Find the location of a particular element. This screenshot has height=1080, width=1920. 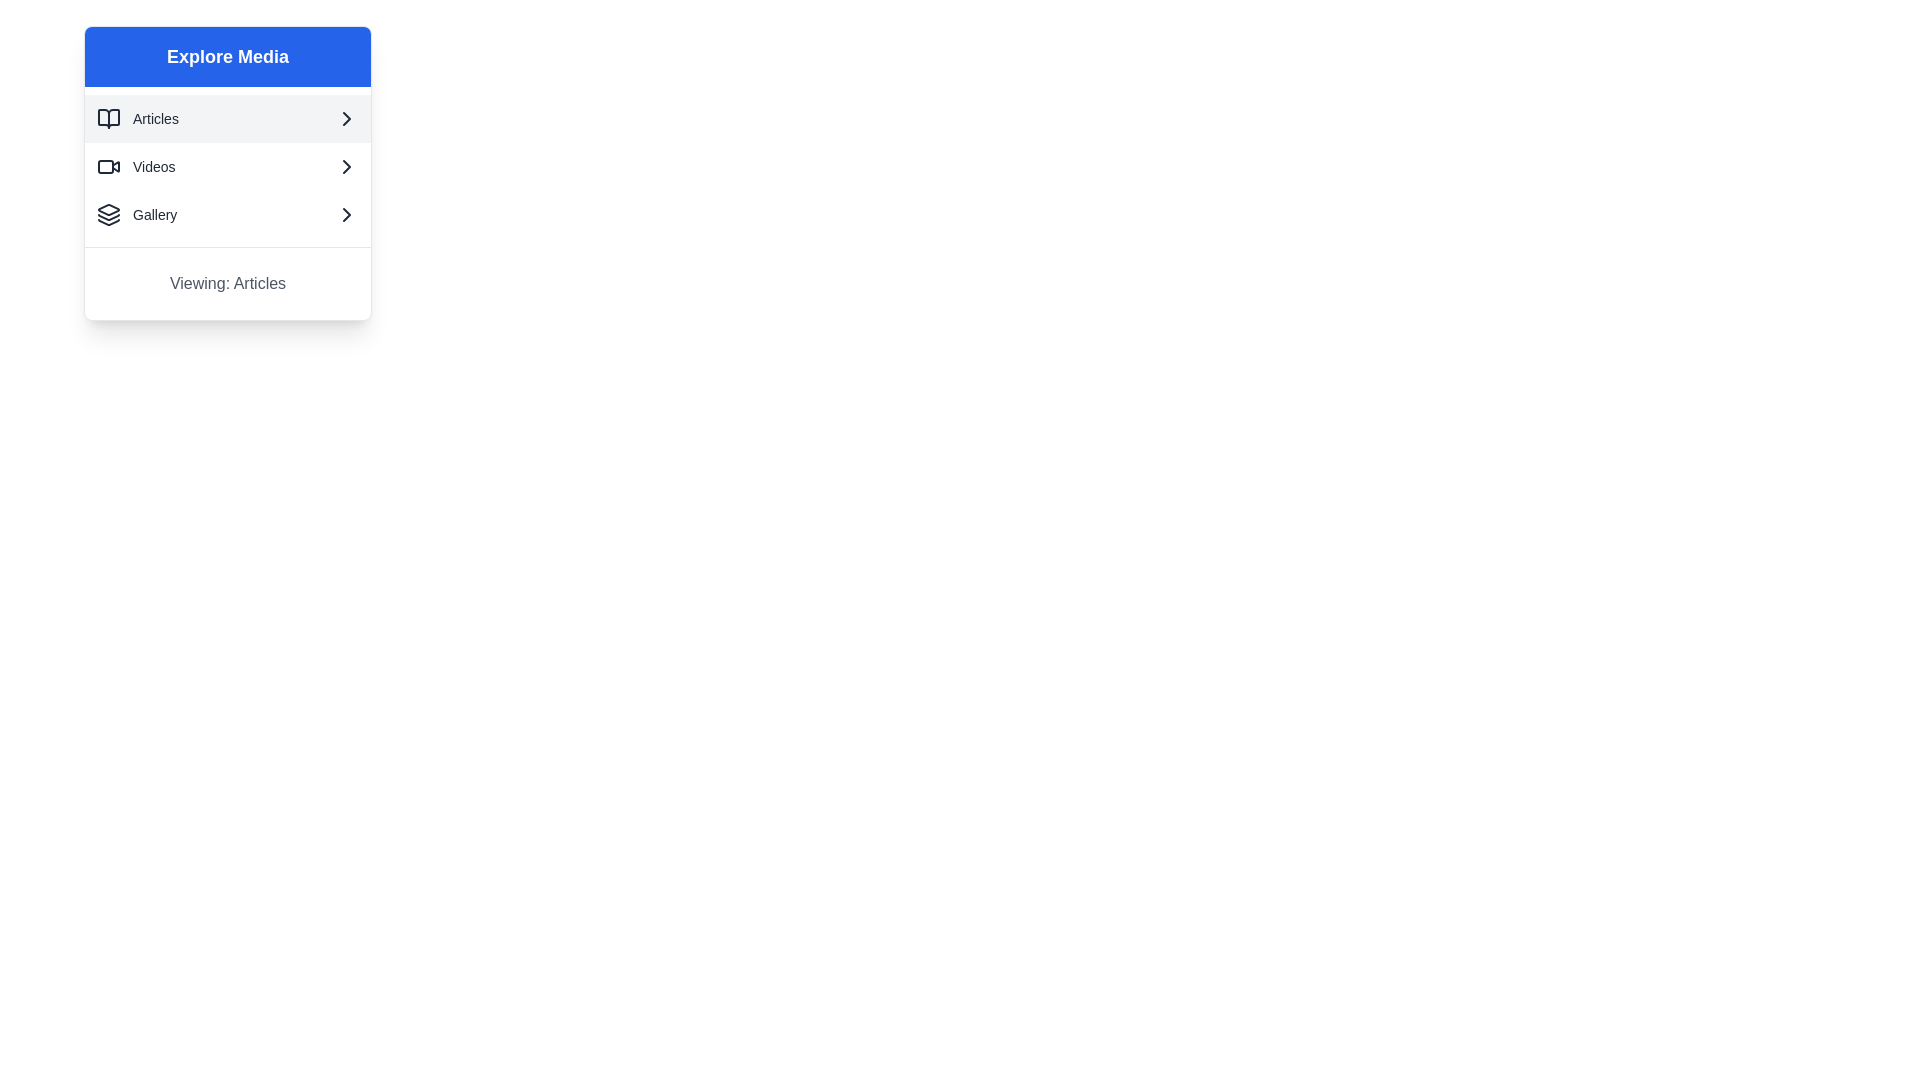

the Chevron icon located at the far right of the 'Articles' list entry in the media navigation panel to trigger a hover state is located at coordinates (346, 119).